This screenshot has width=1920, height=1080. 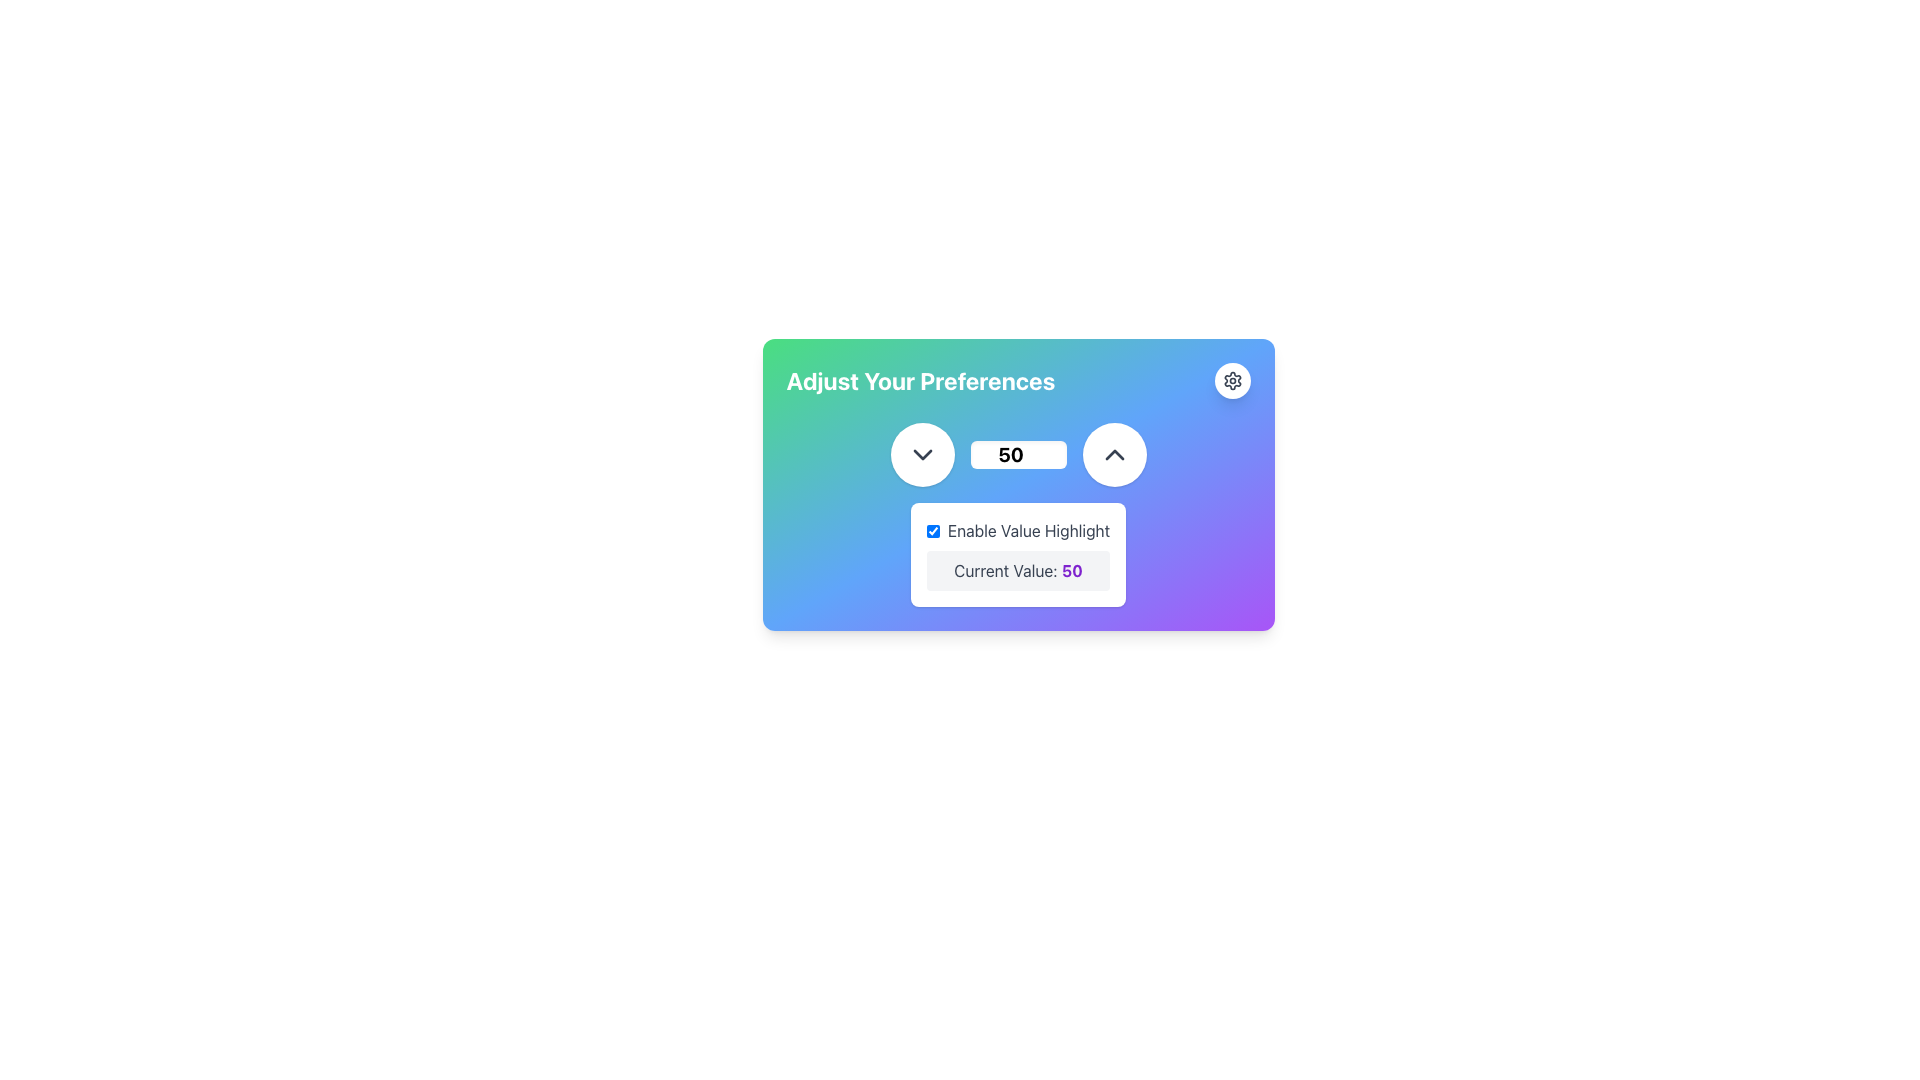 I want to click on the text label displaying 'Current Value: 50', which has a light gray background and is centered horizontally under the 'Enable Value Highlight' checkbox, so click(x=1018, y=570).